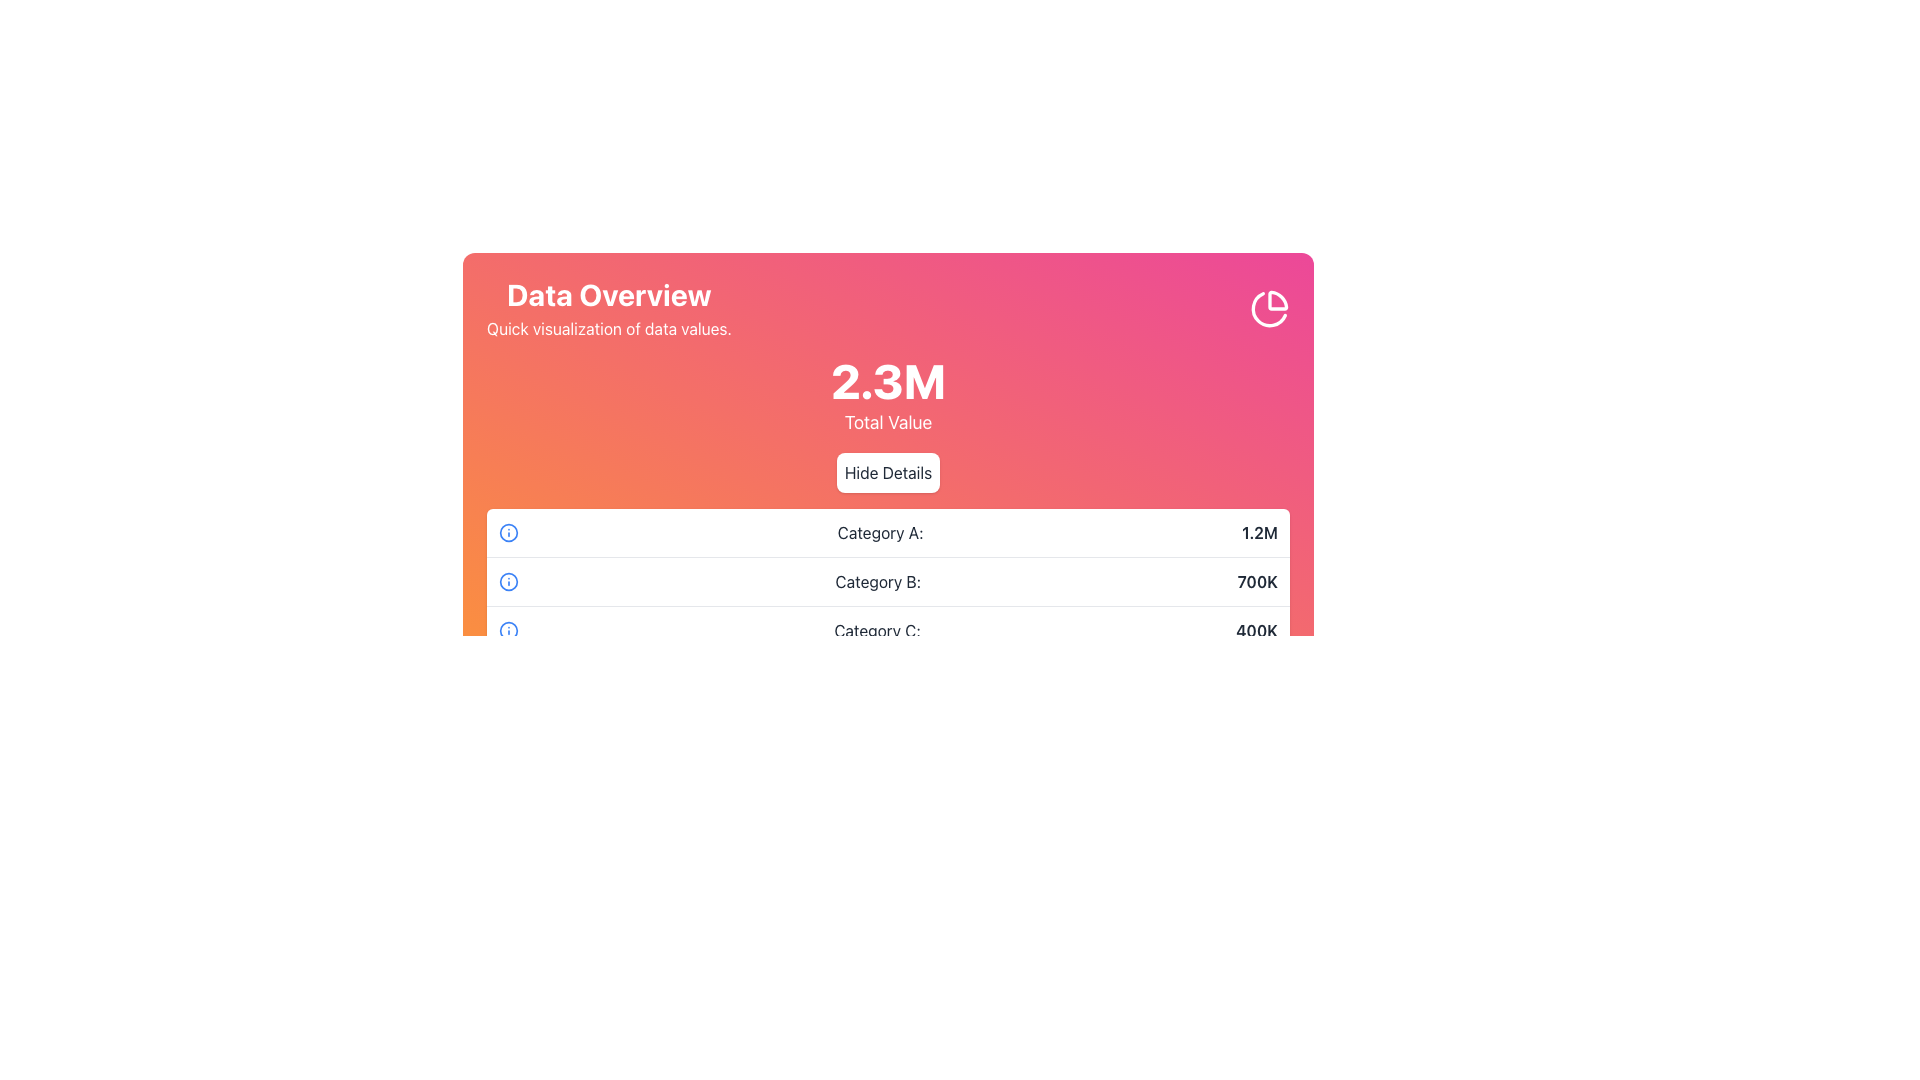 This screenshot has width=1920, height=1080. What do you see at coordinates (1256, 631) in the screenshot?
I see `the static text displaying the numerical value for 'Category C', which is positioned to the far right of the row labeled 'Category C:' and serves an informational purpose` at bounding box center [1256, 631].